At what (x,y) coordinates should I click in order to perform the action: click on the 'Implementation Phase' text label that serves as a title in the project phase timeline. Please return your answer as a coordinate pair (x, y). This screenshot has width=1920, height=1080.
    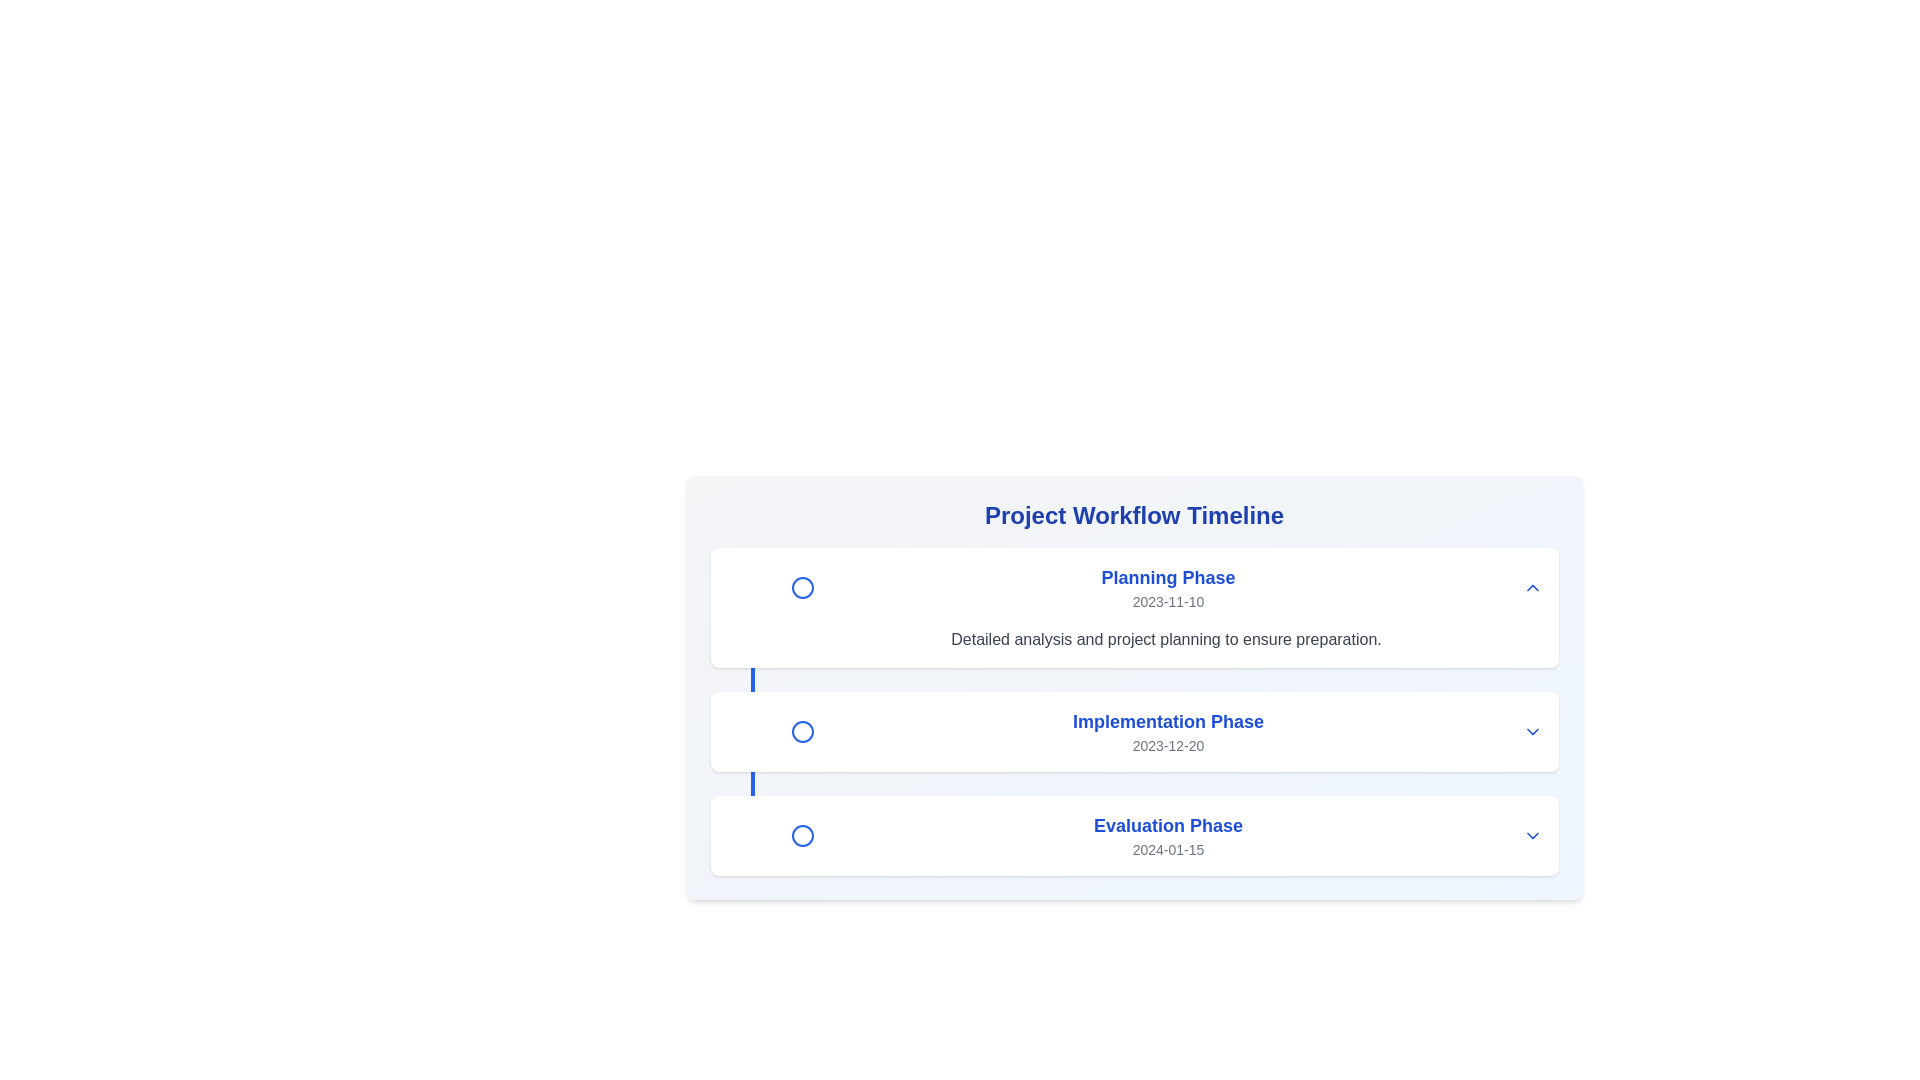
    Looking at the image, I should click on (1168, 721).